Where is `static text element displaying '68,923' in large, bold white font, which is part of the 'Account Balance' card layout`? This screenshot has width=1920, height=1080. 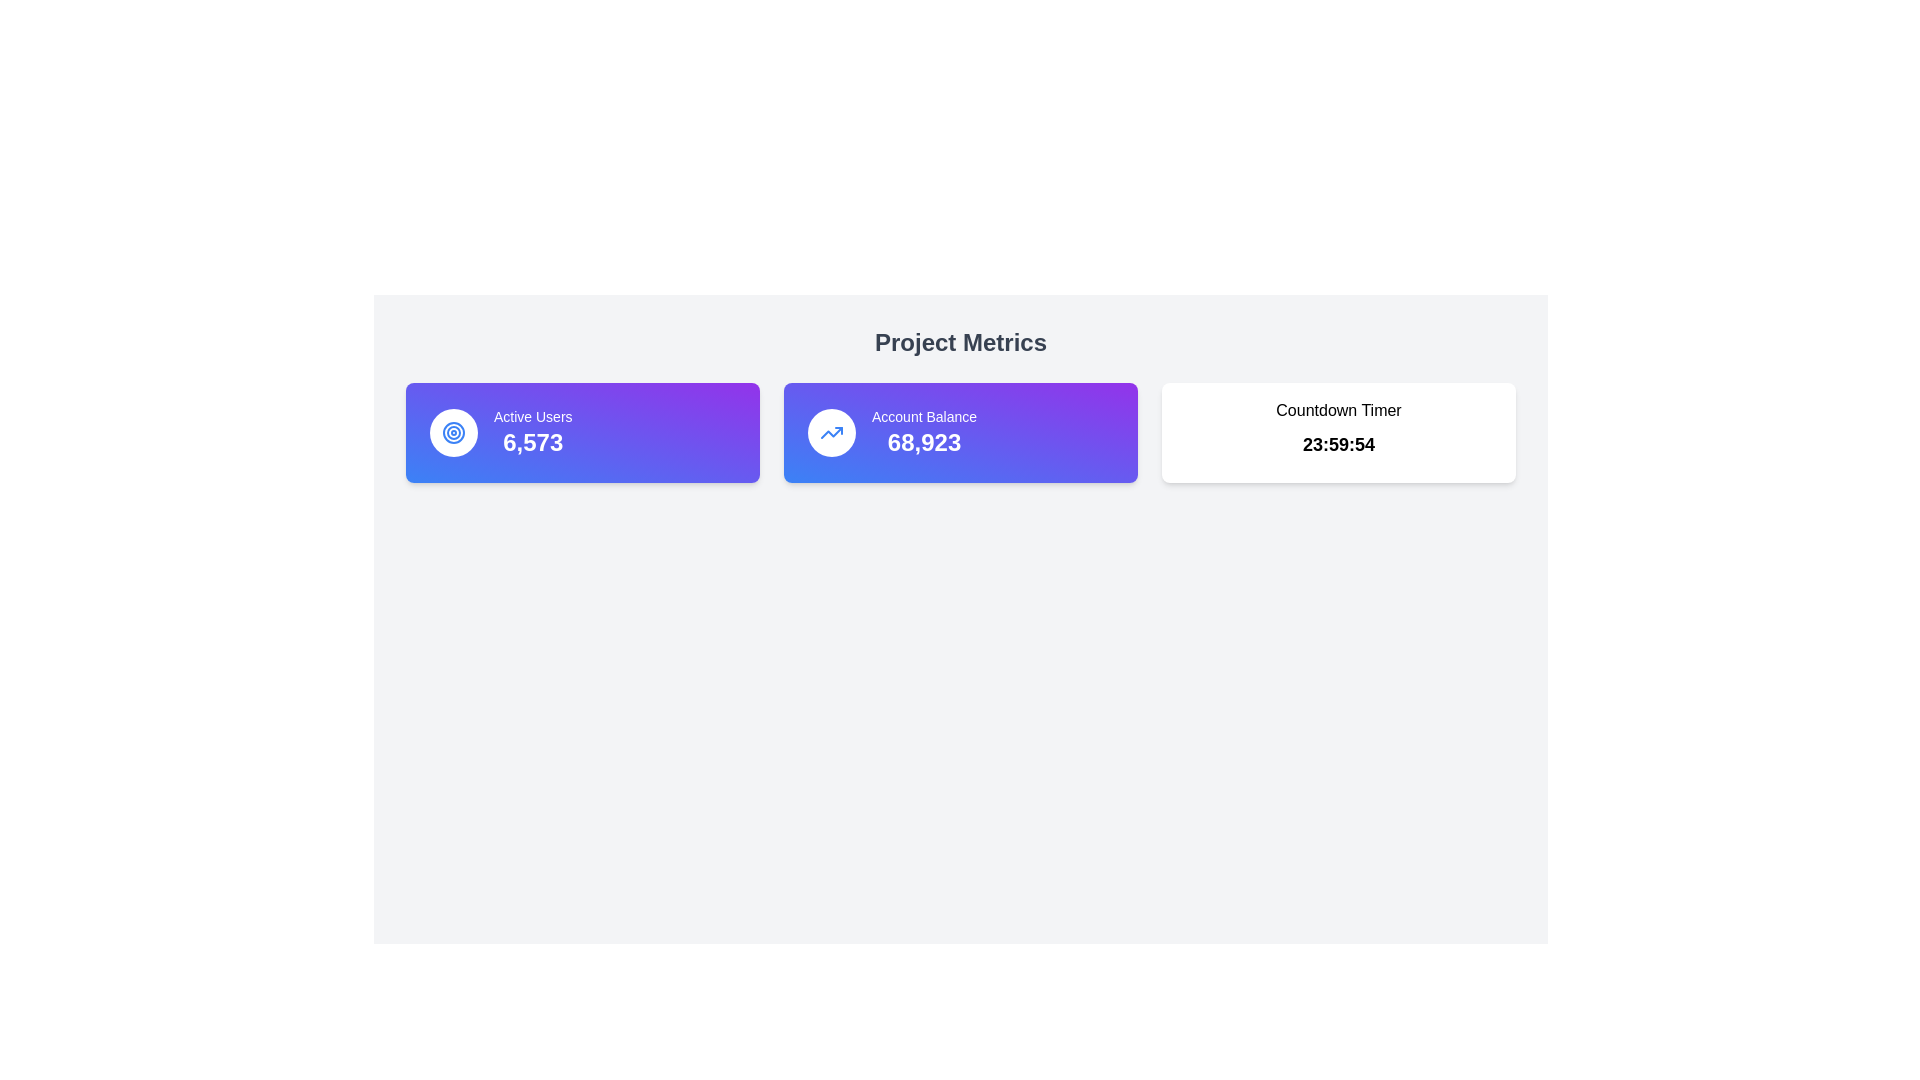 static text element displaying '68,923' in large, bold white font, which is part of the 'Account Balance' card layout is located at coordinates (923, 442).